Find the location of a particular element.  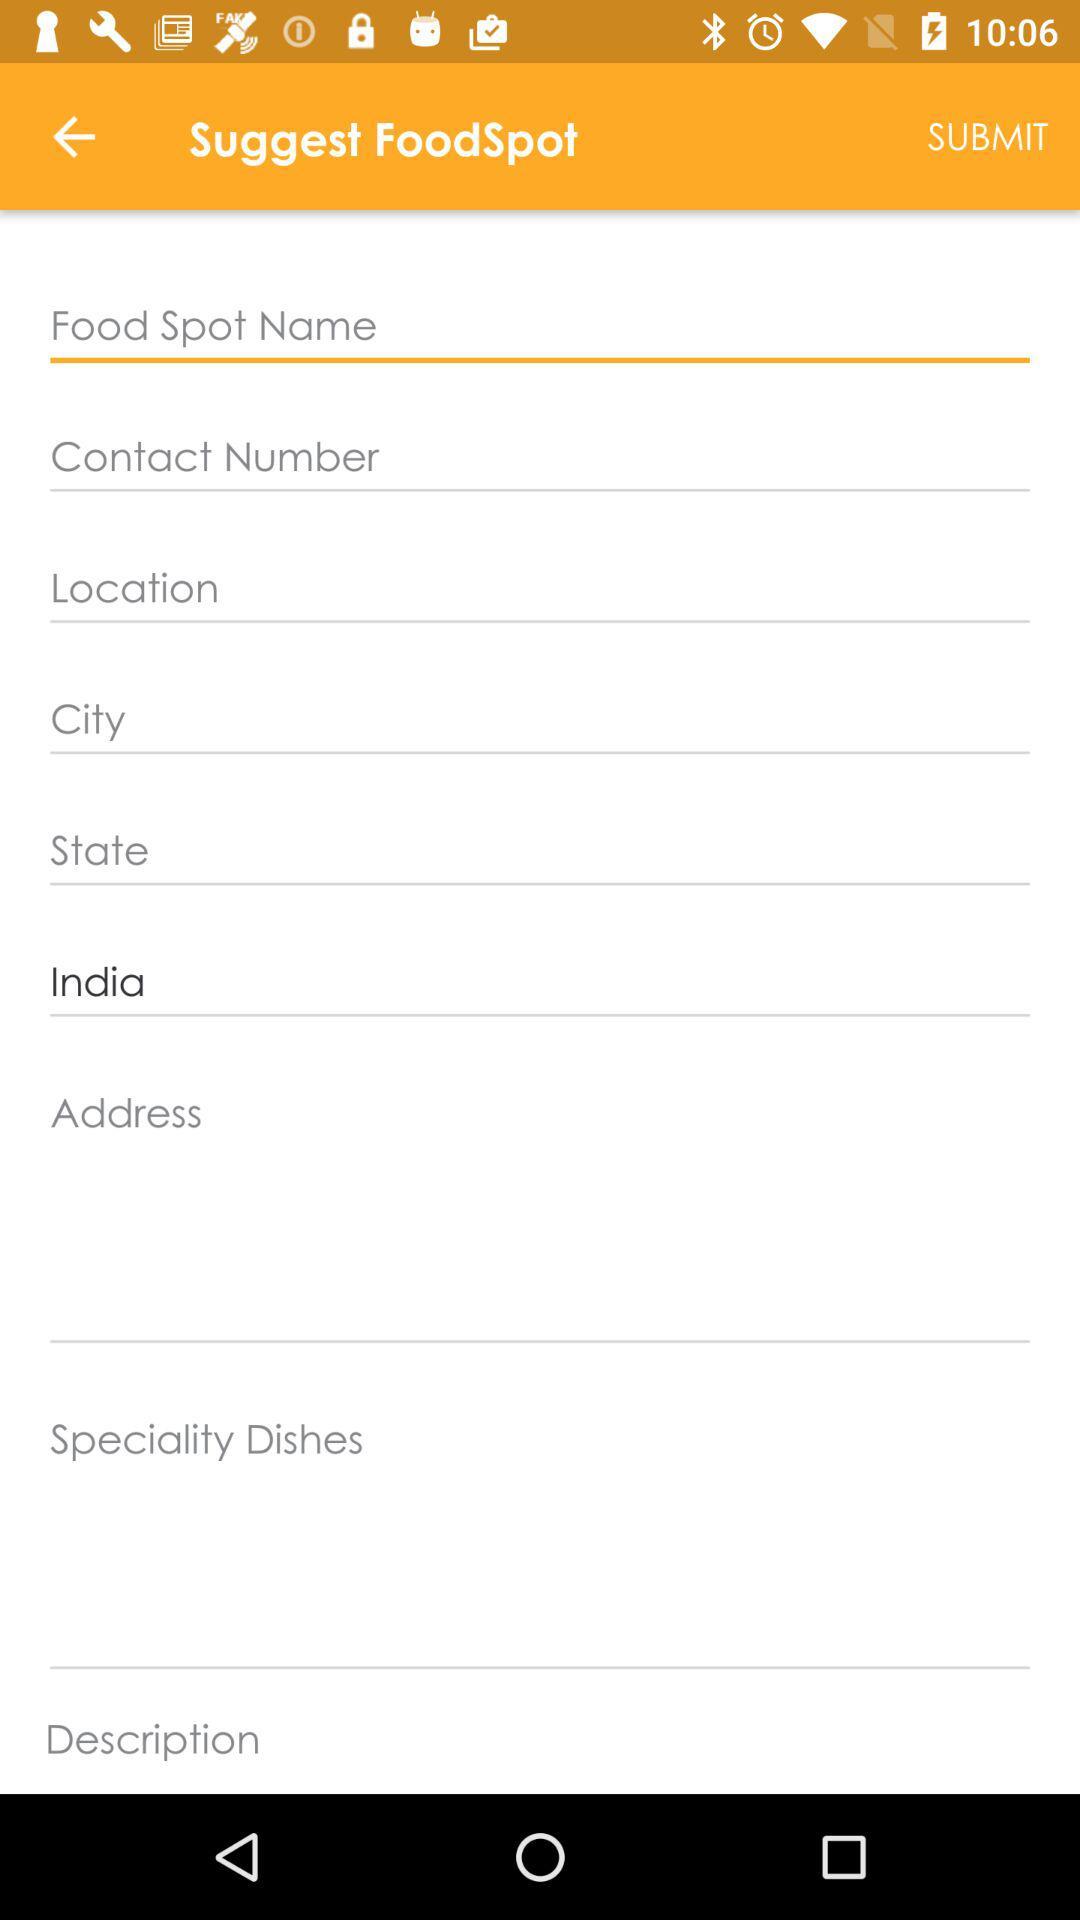

the submit icon is located at coordinates (987, 135).